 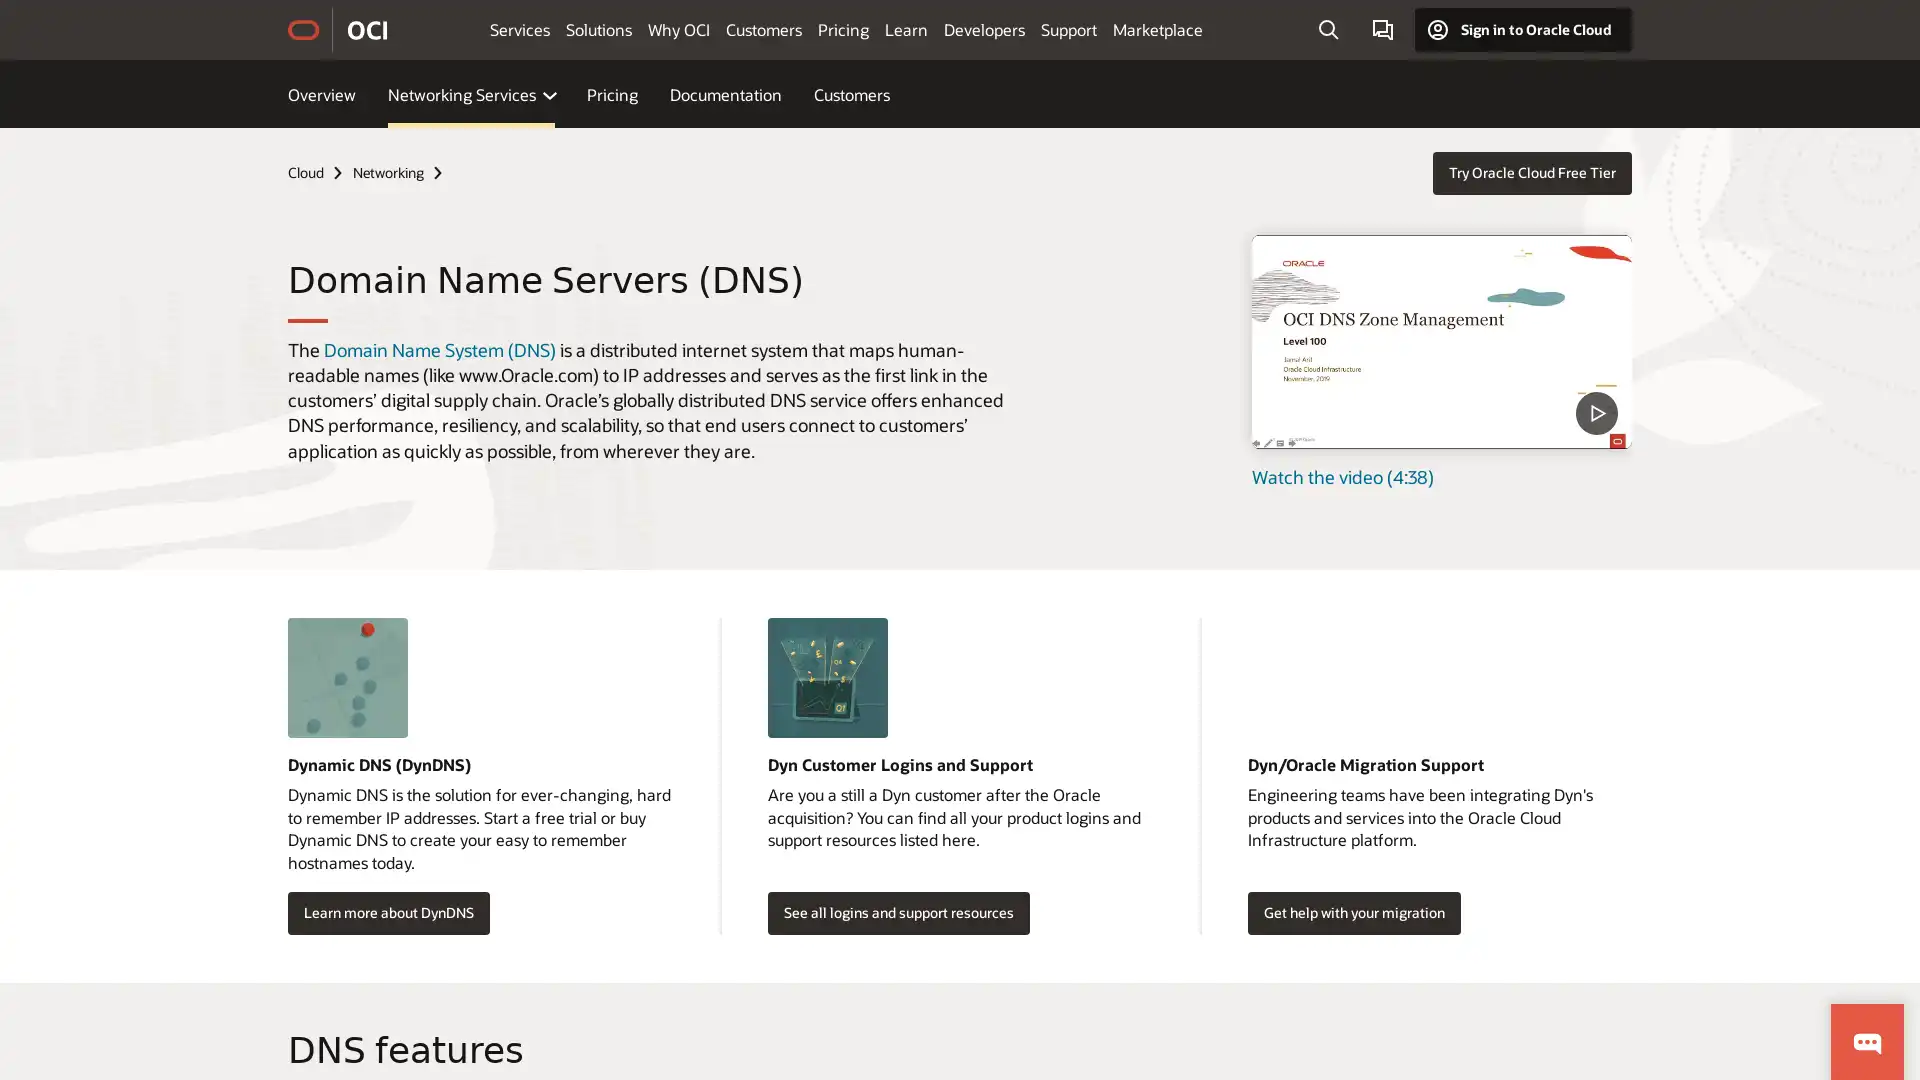 I want to click on Marketplace, so click(x=1157, y=29).